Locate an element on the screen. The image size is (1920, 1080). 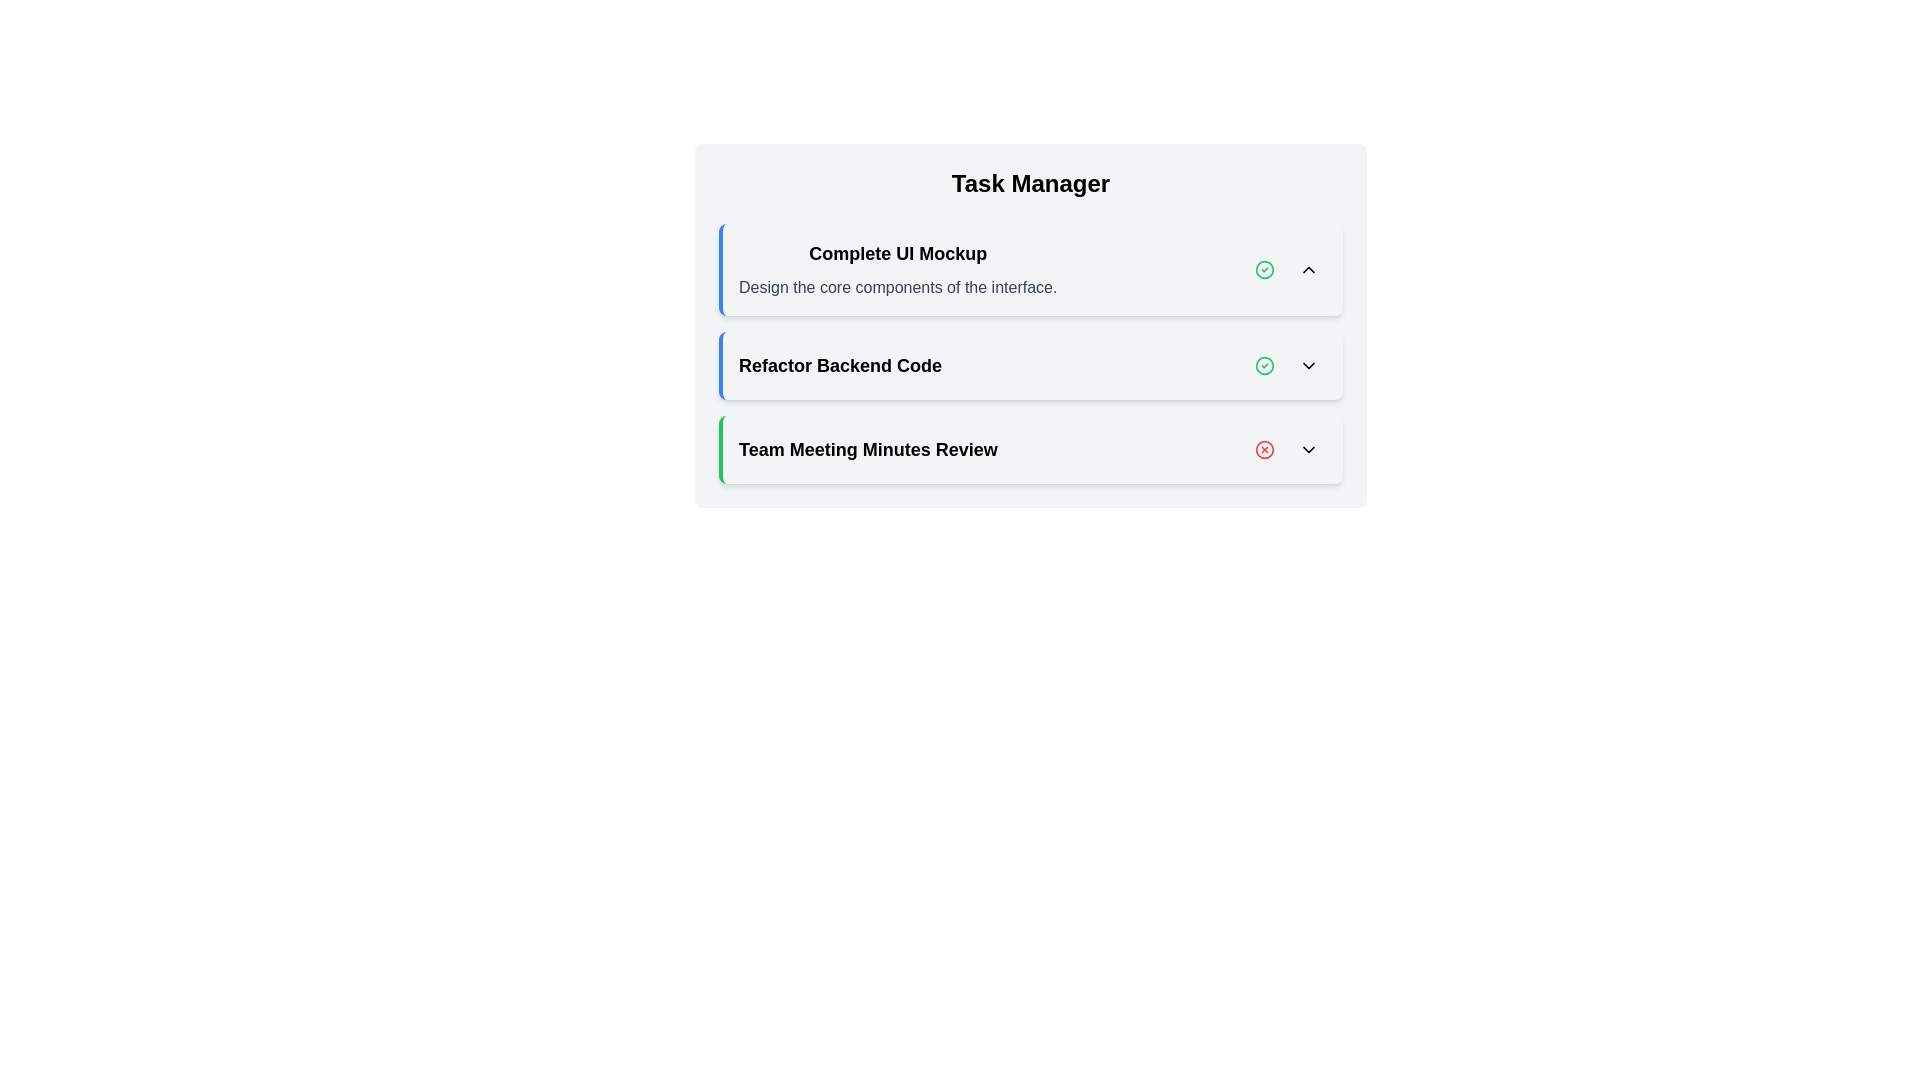
the task title and description element that displays 'Complete UI Mockup' and 'Design the core components of the interface.' within the first task card is located at coordinates (1032, 270).